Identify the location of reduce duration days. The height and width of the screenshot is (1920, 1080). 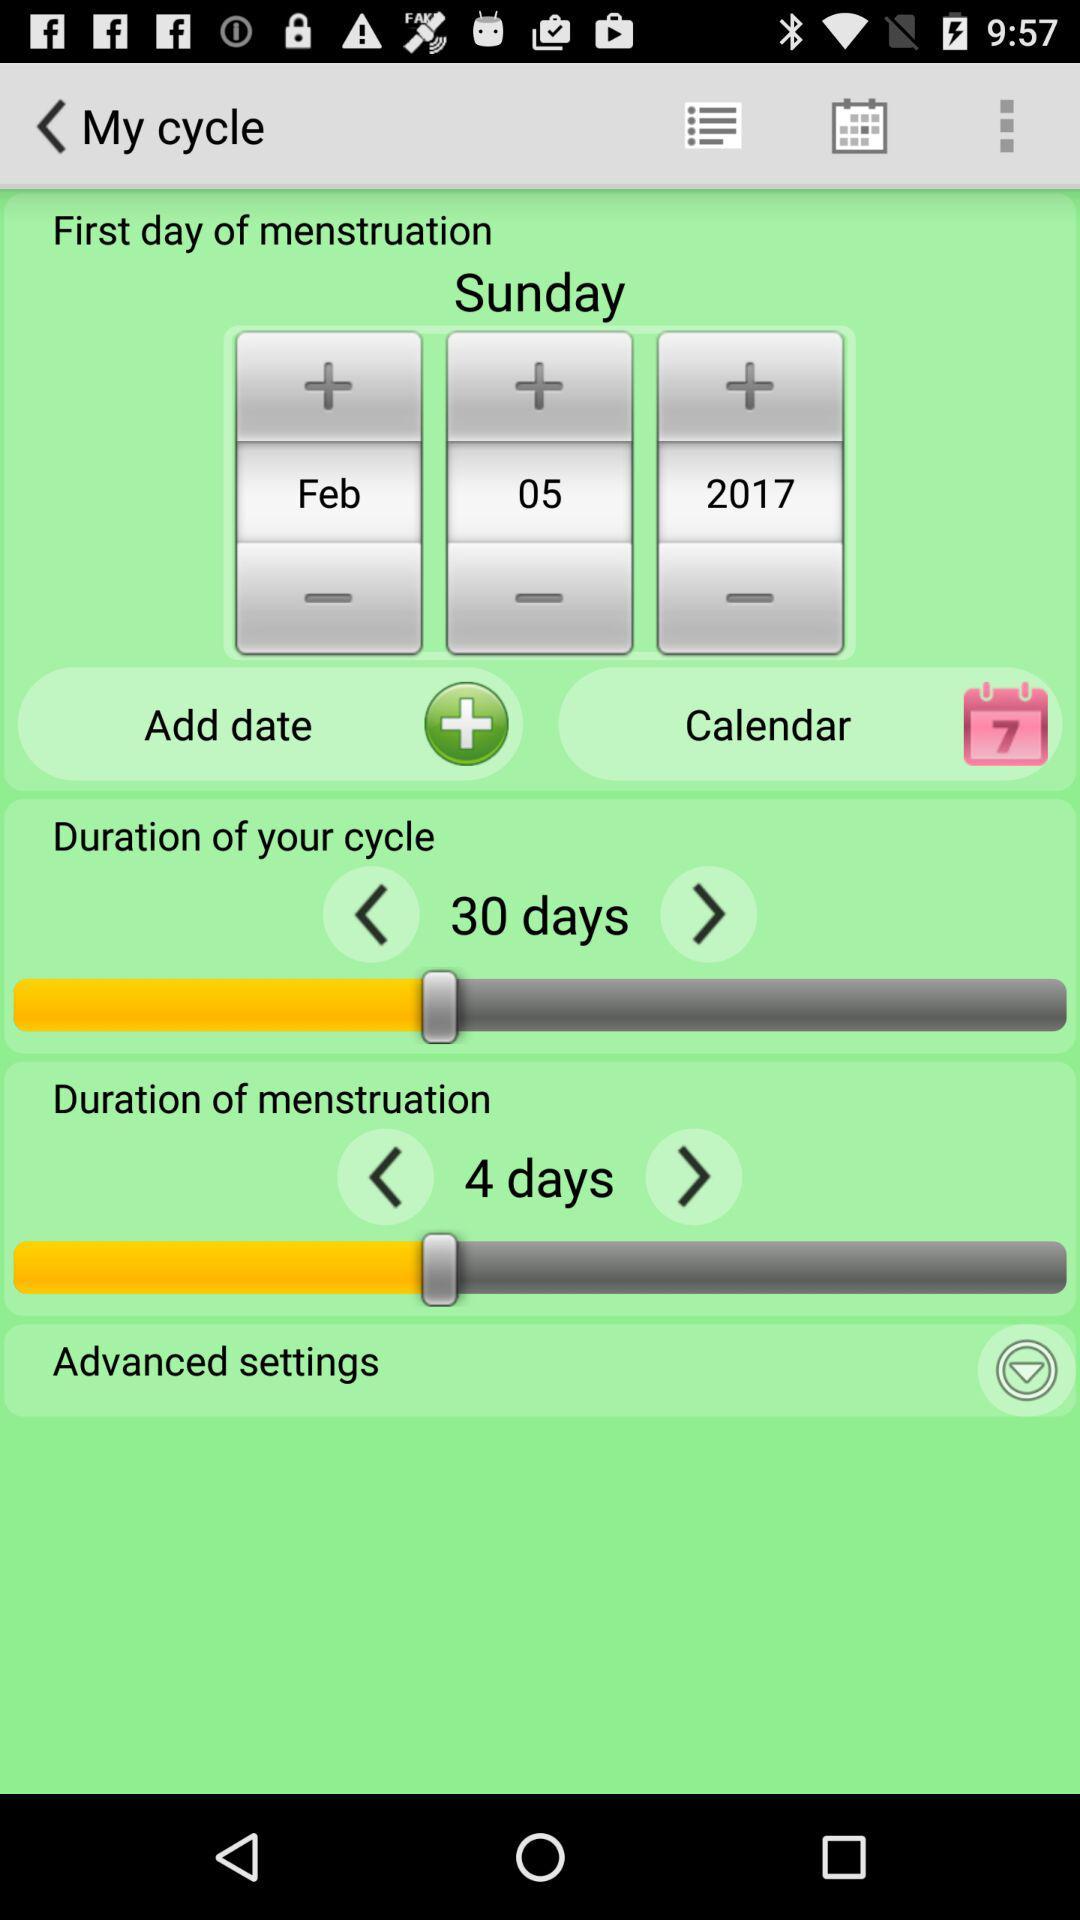
(371, 913).